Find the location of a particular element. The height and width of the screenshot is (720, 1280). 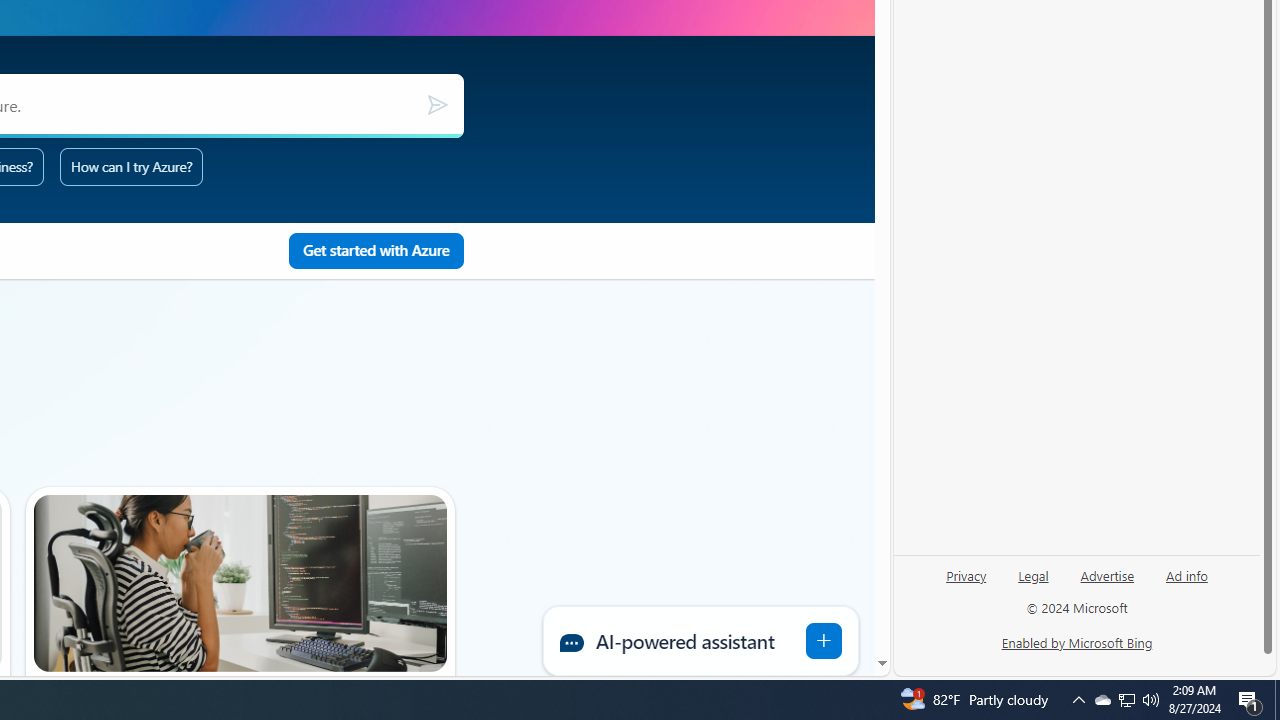

'How can I try Azure?' is located at coordinates (130, 165).